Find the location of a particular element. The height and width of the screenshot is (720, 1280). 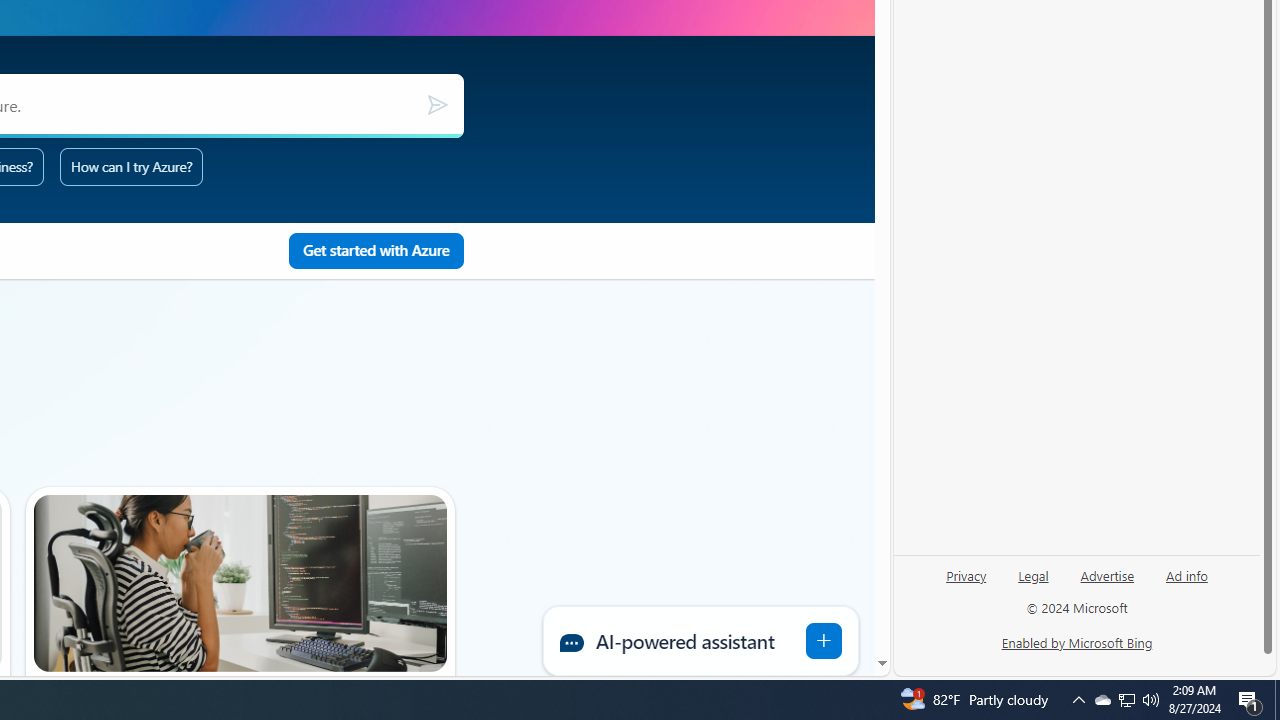

'How can I try Azure?' is located at coordinates (130, 165).